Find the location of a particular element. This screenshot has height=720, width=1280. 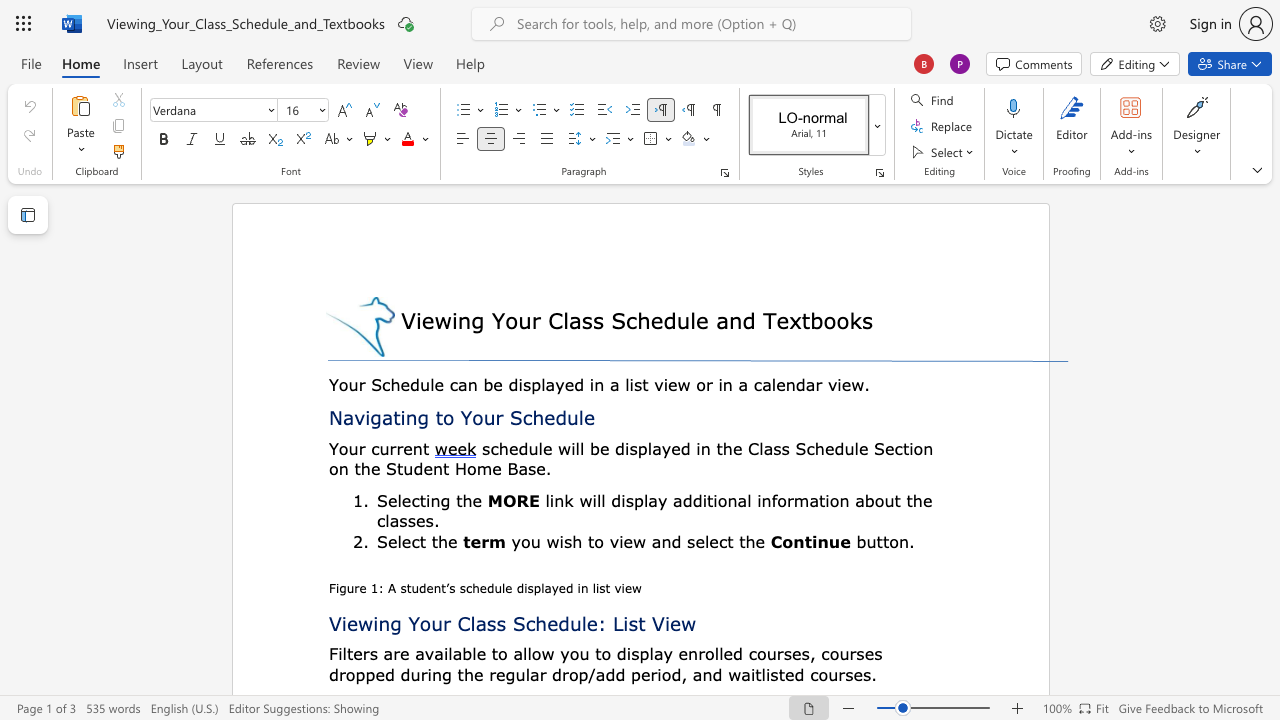

the 1th character "Y" in the text is located at coordinates (465, 416).